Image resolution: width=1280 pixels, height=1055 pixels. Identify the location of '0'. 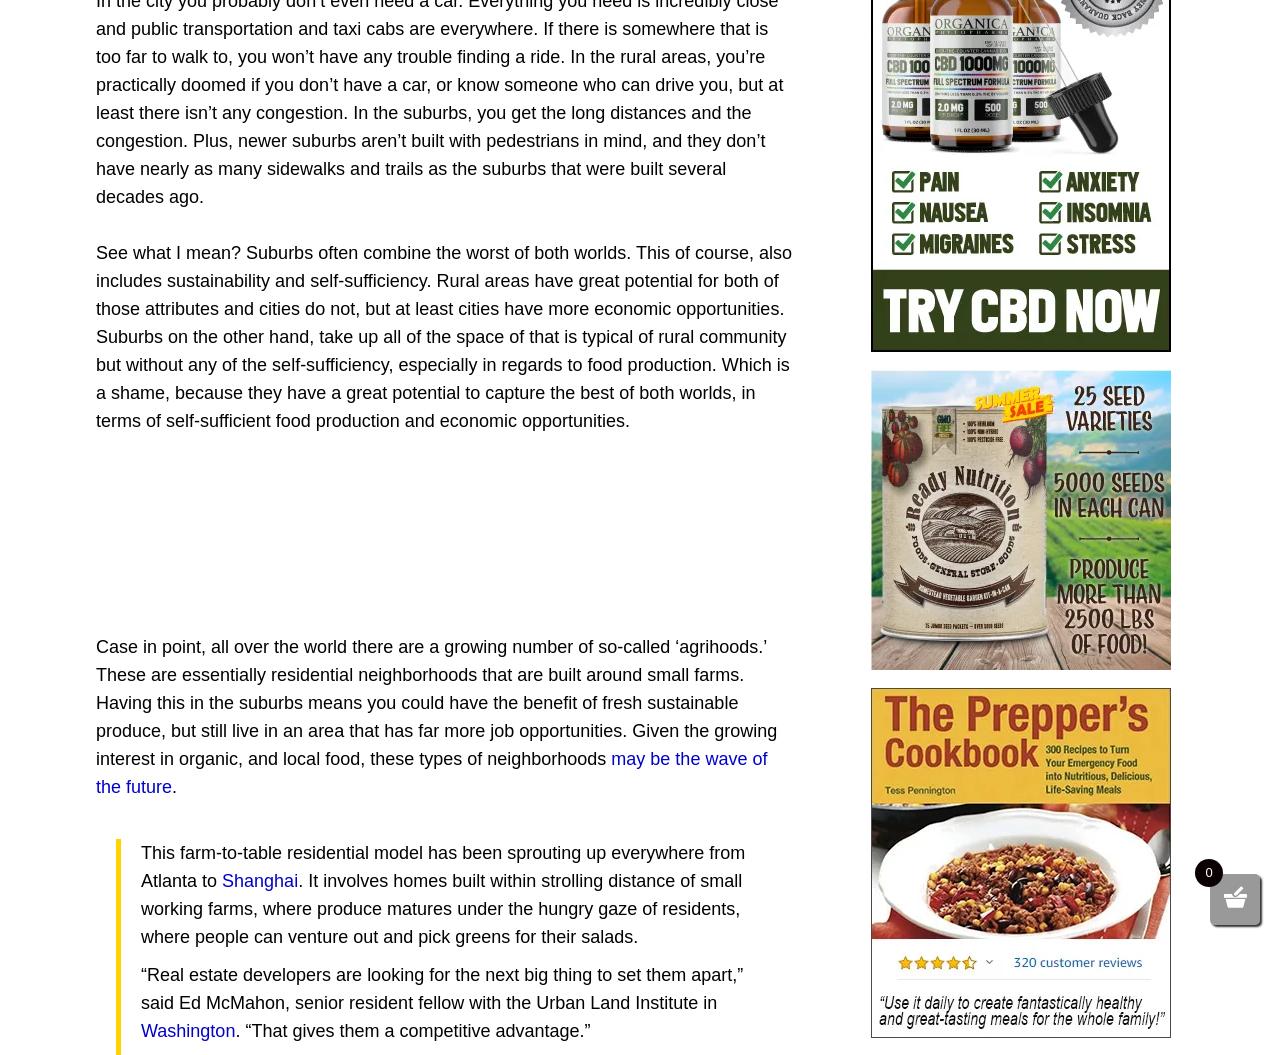
(1207, 872).